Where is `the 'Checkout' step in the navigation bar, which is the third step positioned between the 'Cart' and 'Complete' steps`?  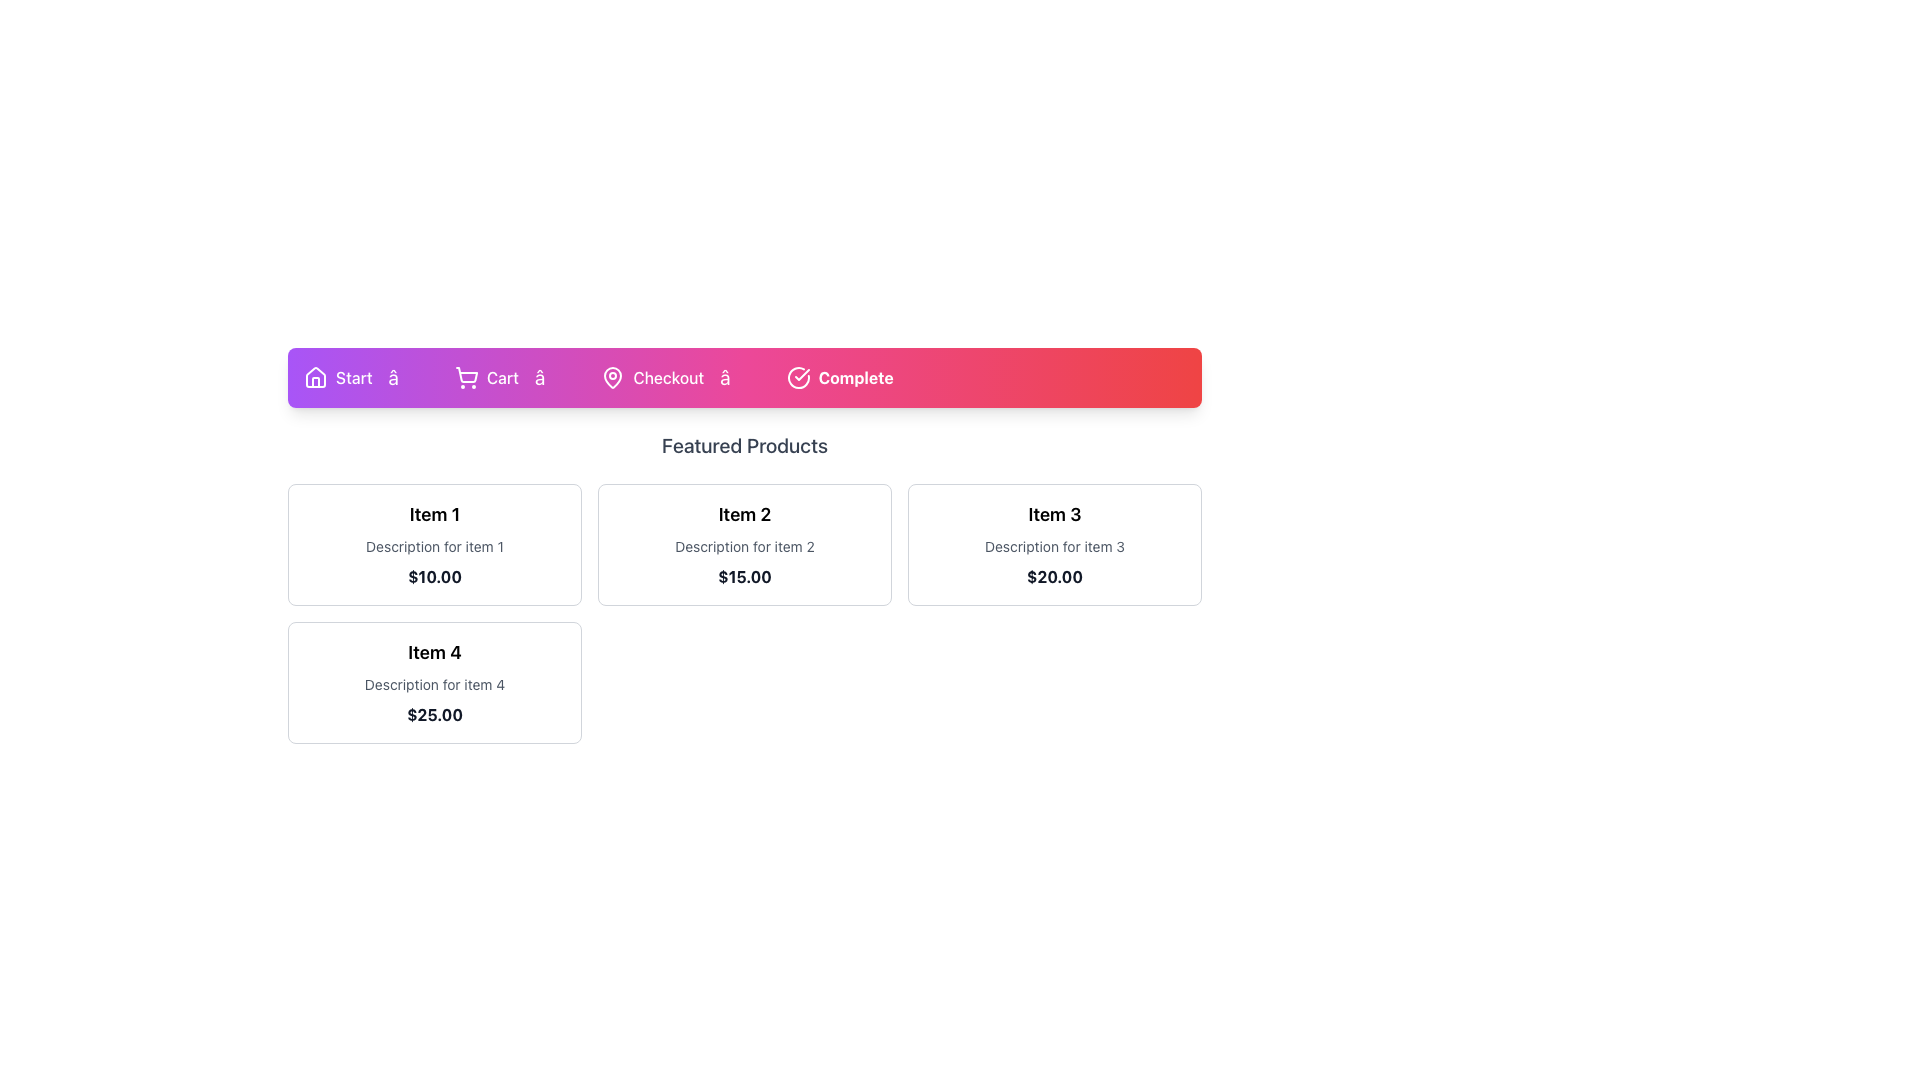 the 'Checkout' step in the navigation bar, which is the third step positioned between the 'Cart' and 'Complete' steps is located at coordinates (652, 378).